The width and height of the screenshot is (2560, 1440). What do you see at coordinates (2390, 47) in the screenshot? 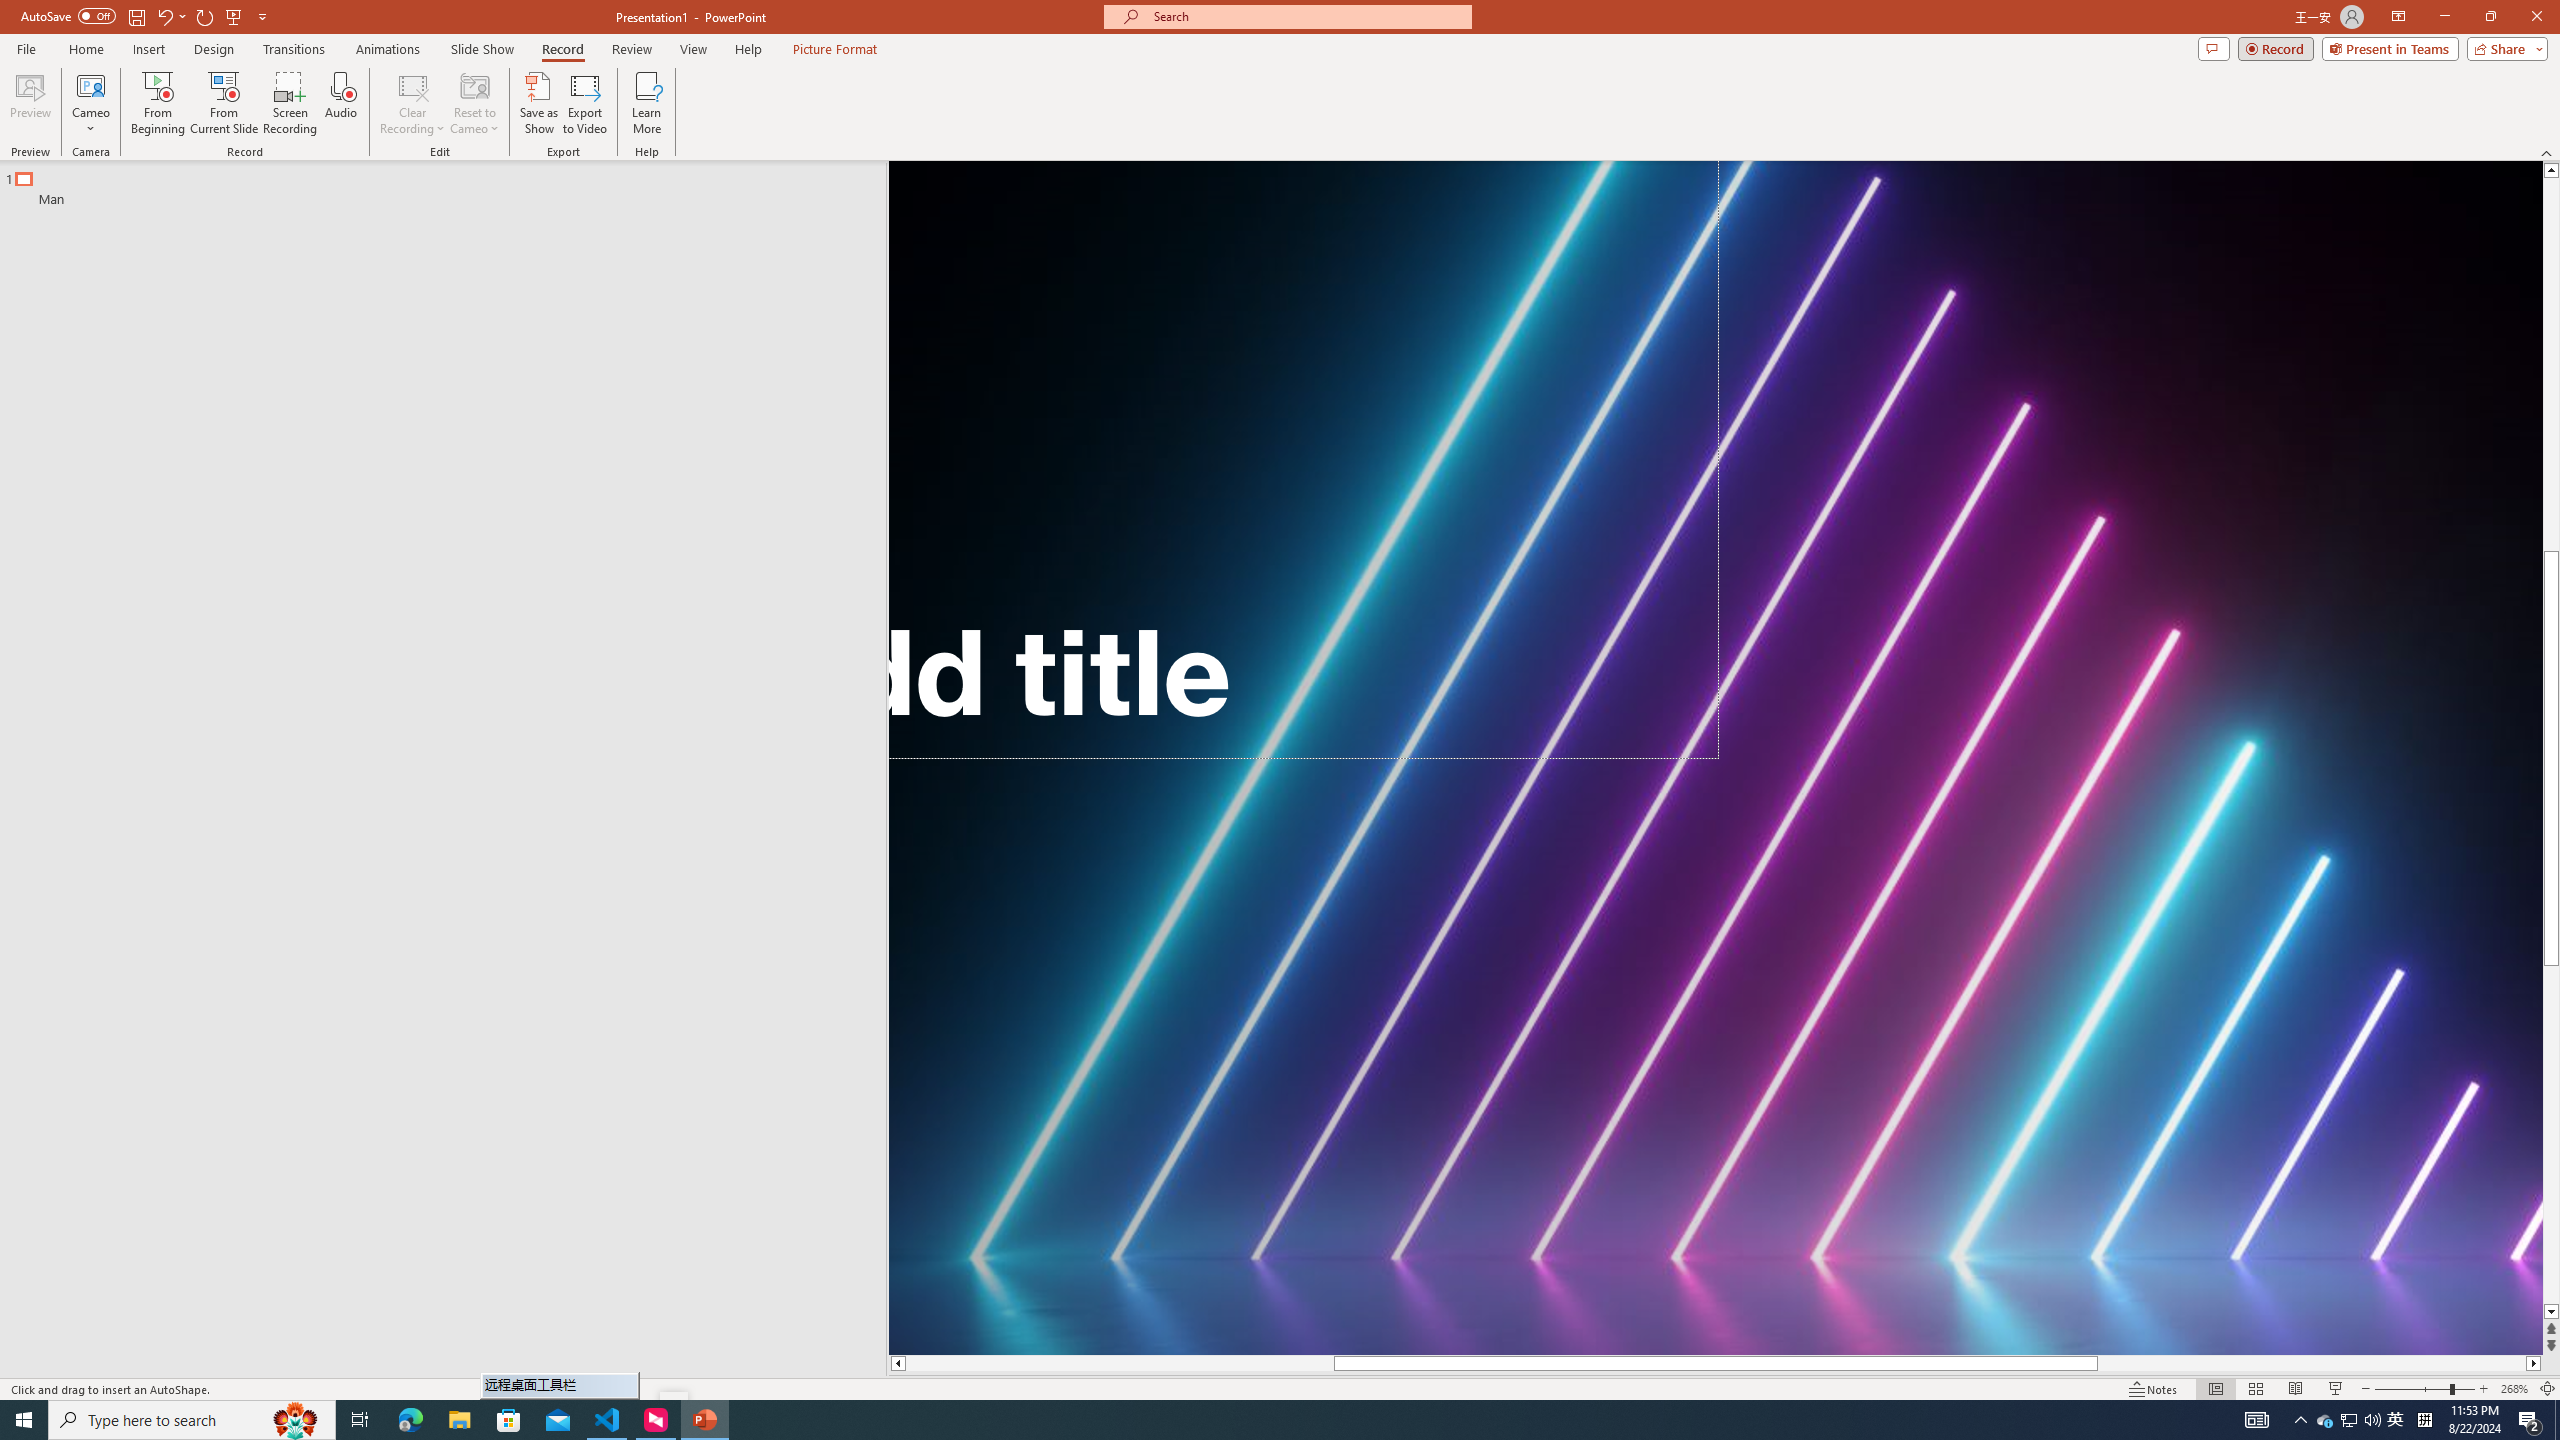
I see `'Present in Teams'` at bounding box center [2390, 47].